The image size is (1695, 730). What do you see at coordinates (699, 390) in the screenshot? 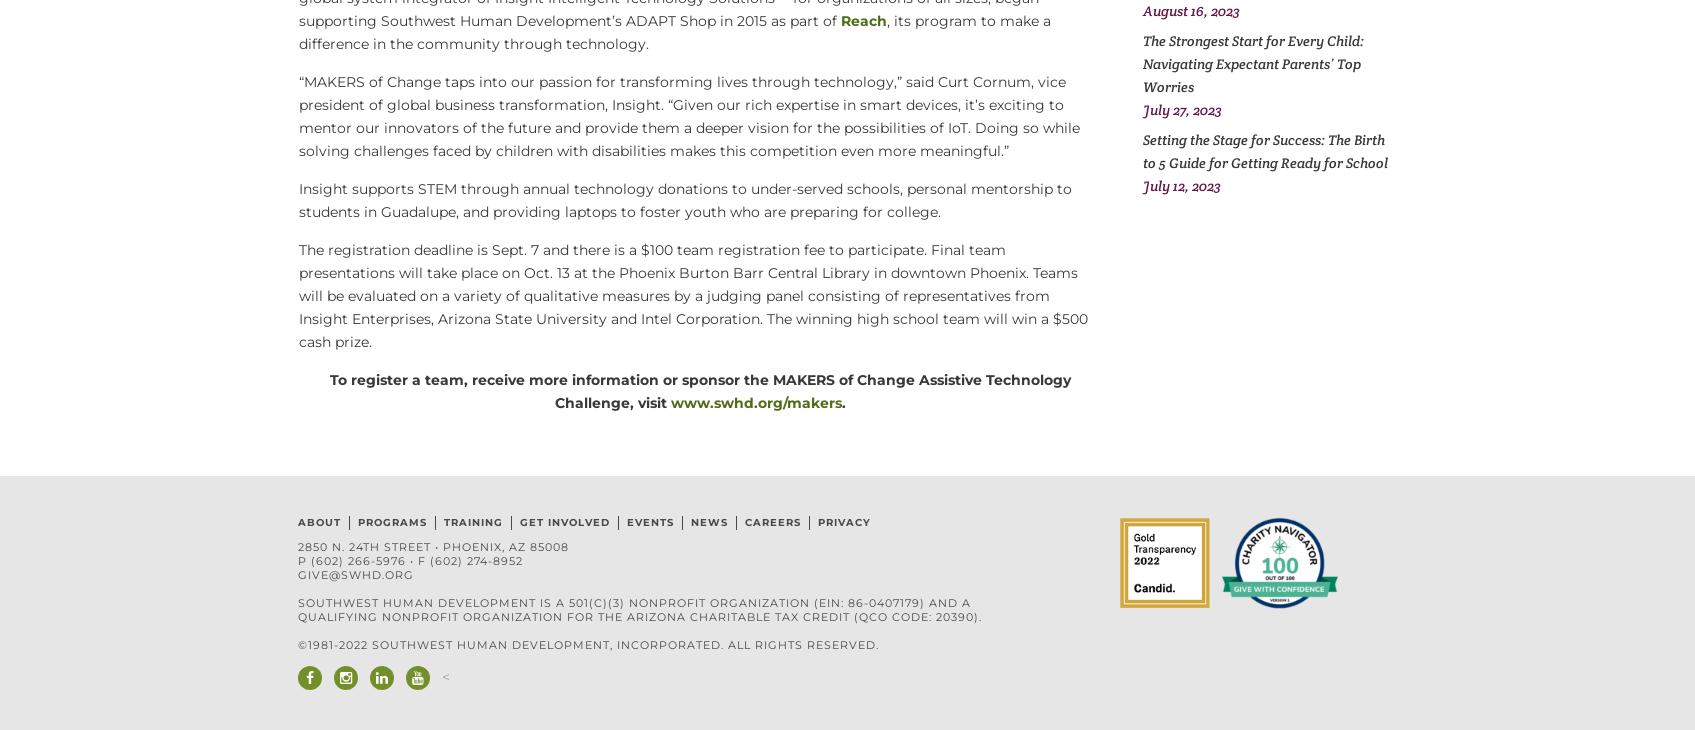
I see `'To register a team, receive more information or sponsor the MAKERS of Change Assistive Technology Challenge,'` at bounding box center [699, 390].